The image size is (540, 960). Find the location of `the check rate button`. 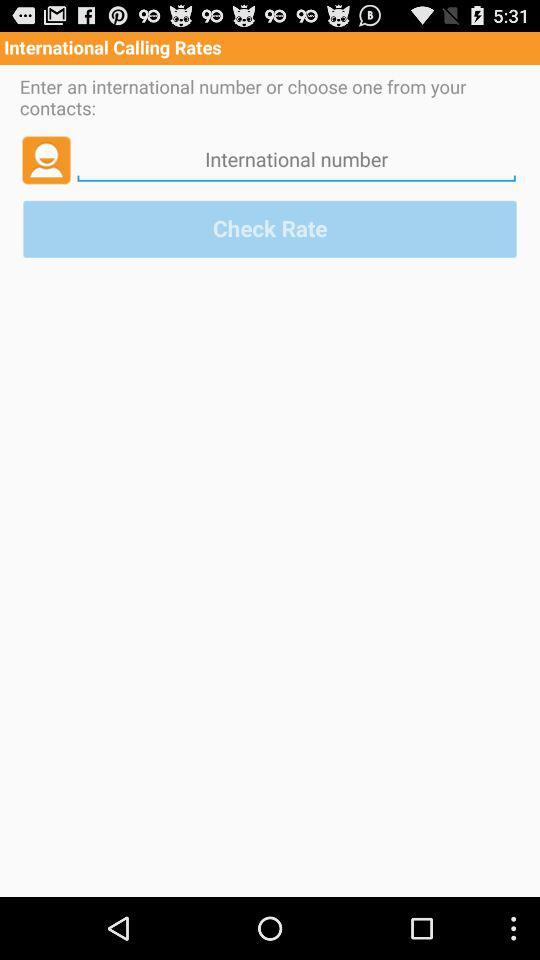

the check rate button is located at coordinates (270, 228).